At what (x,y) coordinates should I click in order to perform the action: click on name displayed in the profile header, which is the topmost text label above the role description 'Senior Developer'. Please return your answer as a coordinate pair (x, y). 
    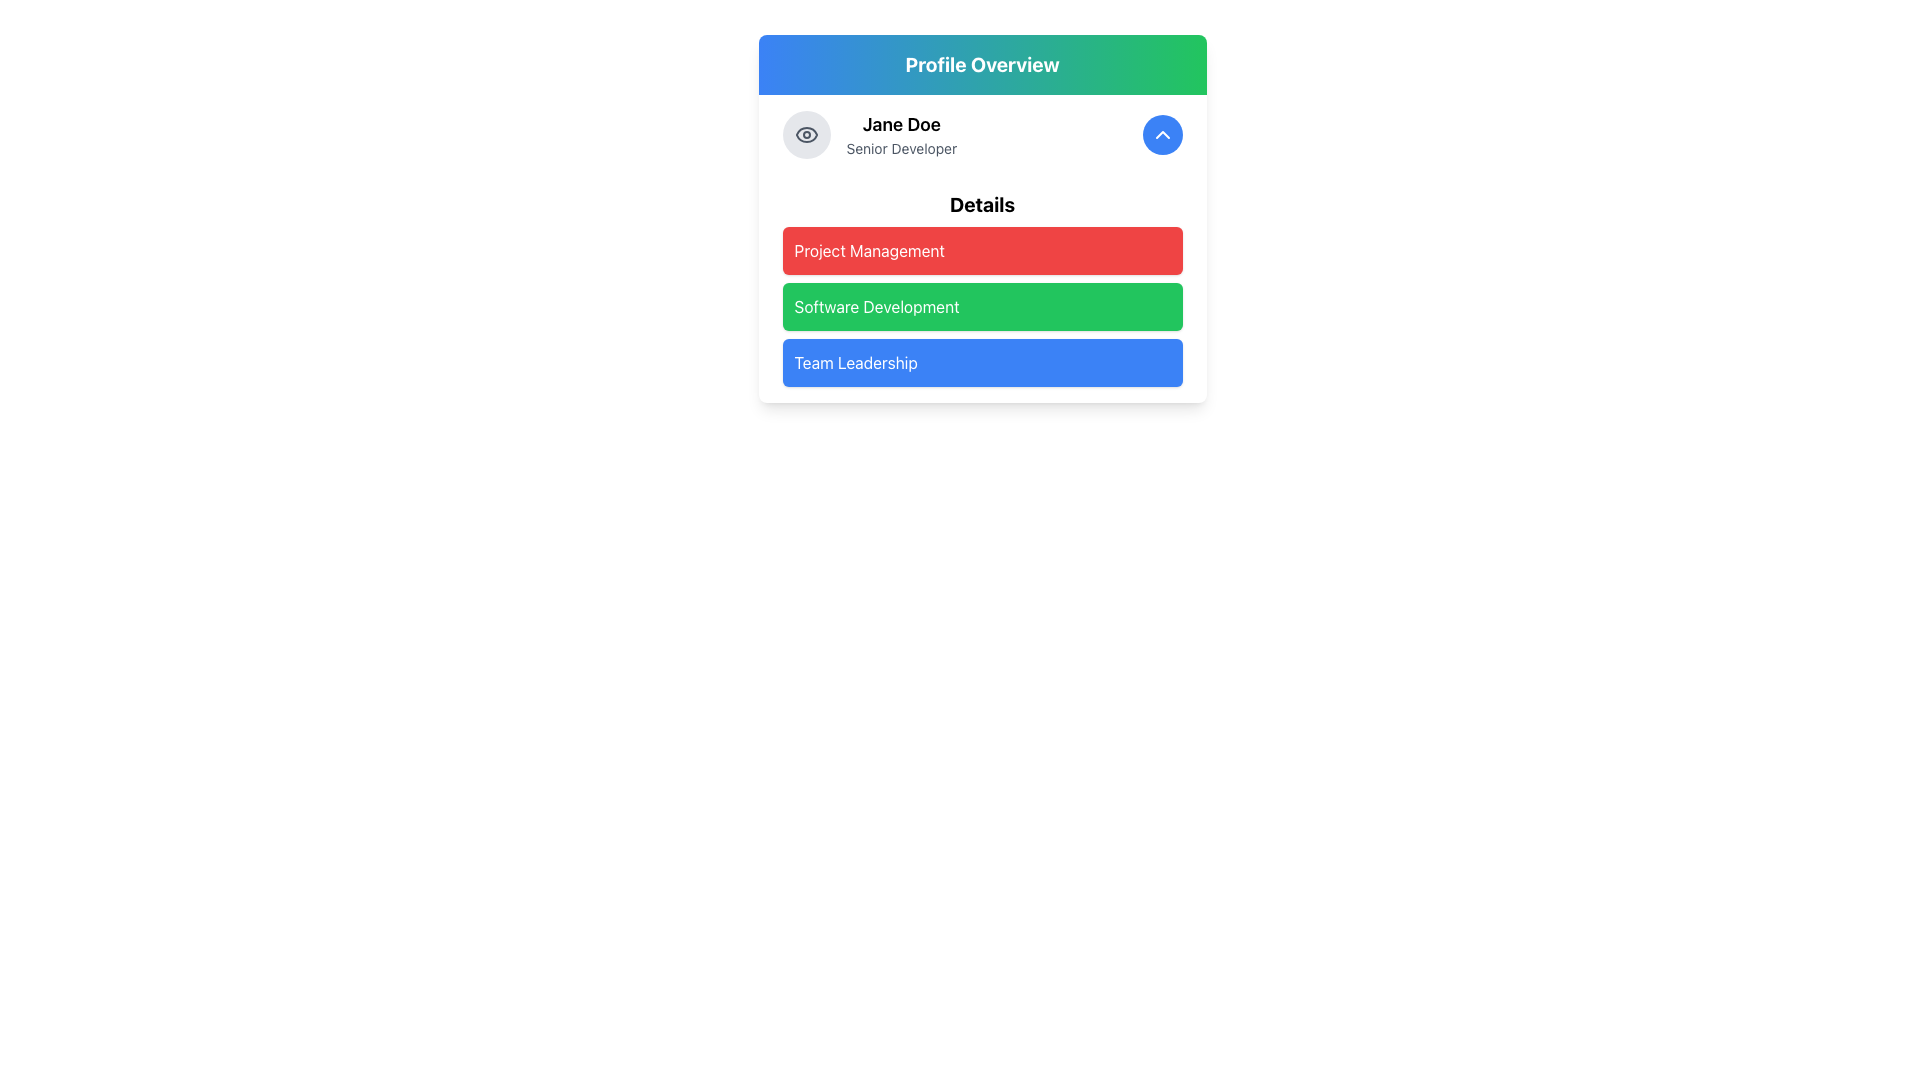
    Looking at the image, I should click on (900, 124).